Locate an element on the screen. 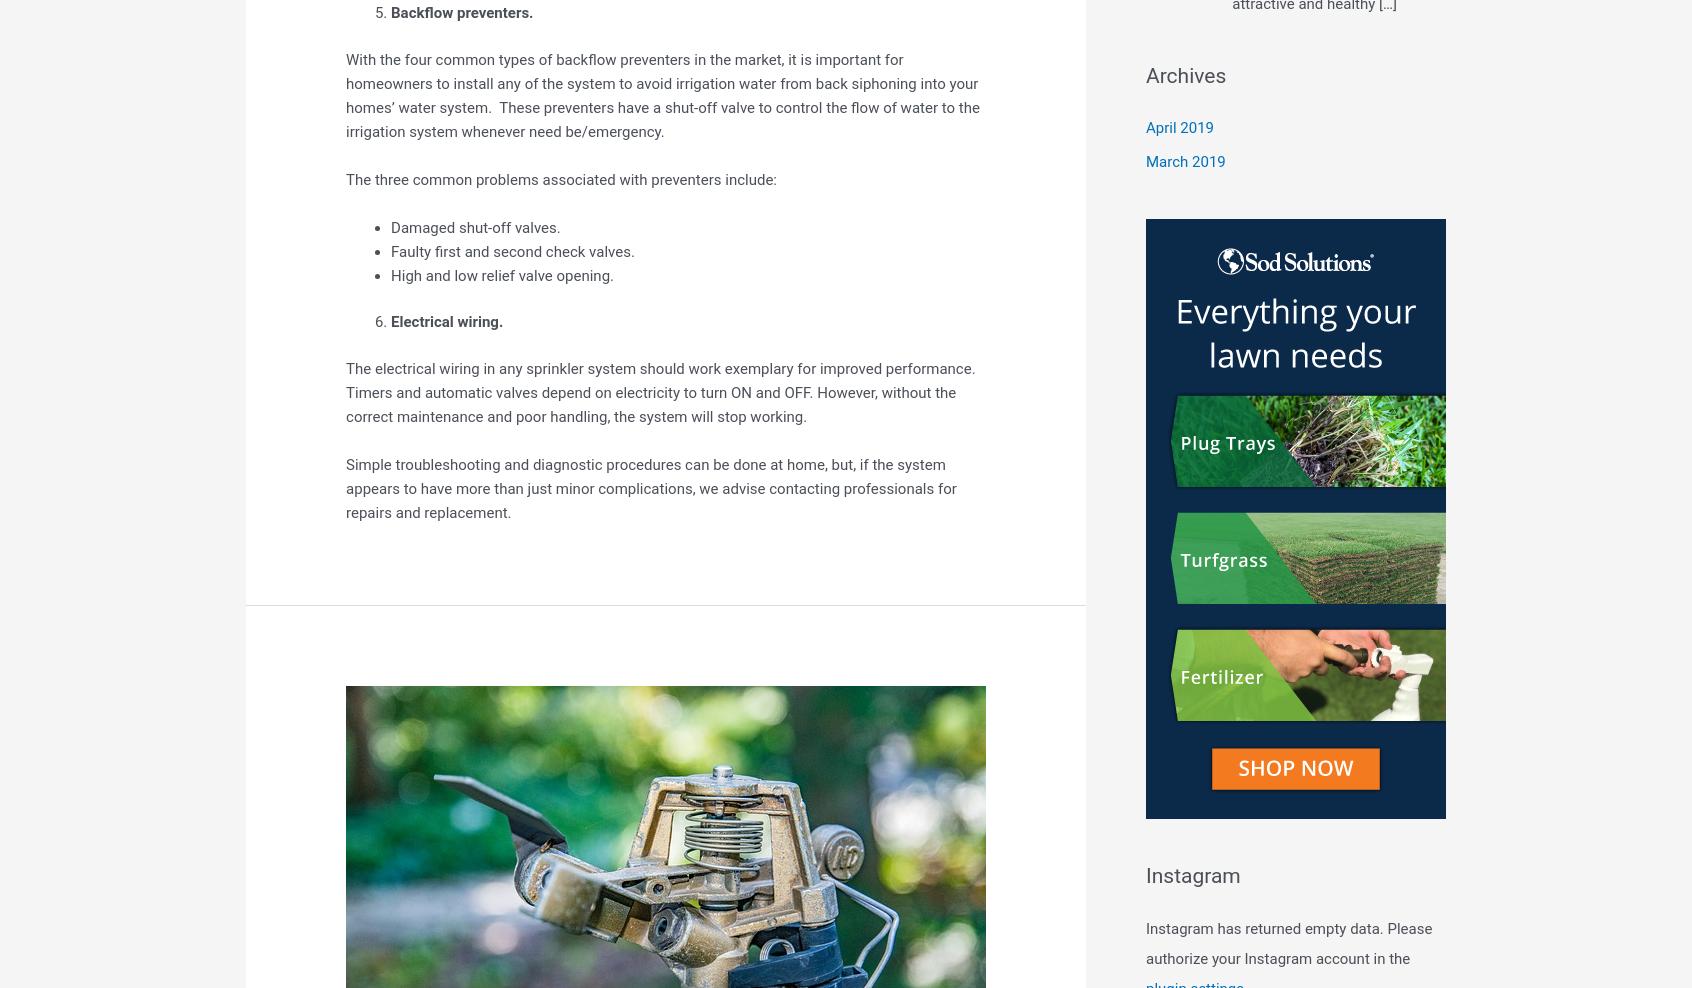  'March 2019' is located at coordinates (1184, 161).